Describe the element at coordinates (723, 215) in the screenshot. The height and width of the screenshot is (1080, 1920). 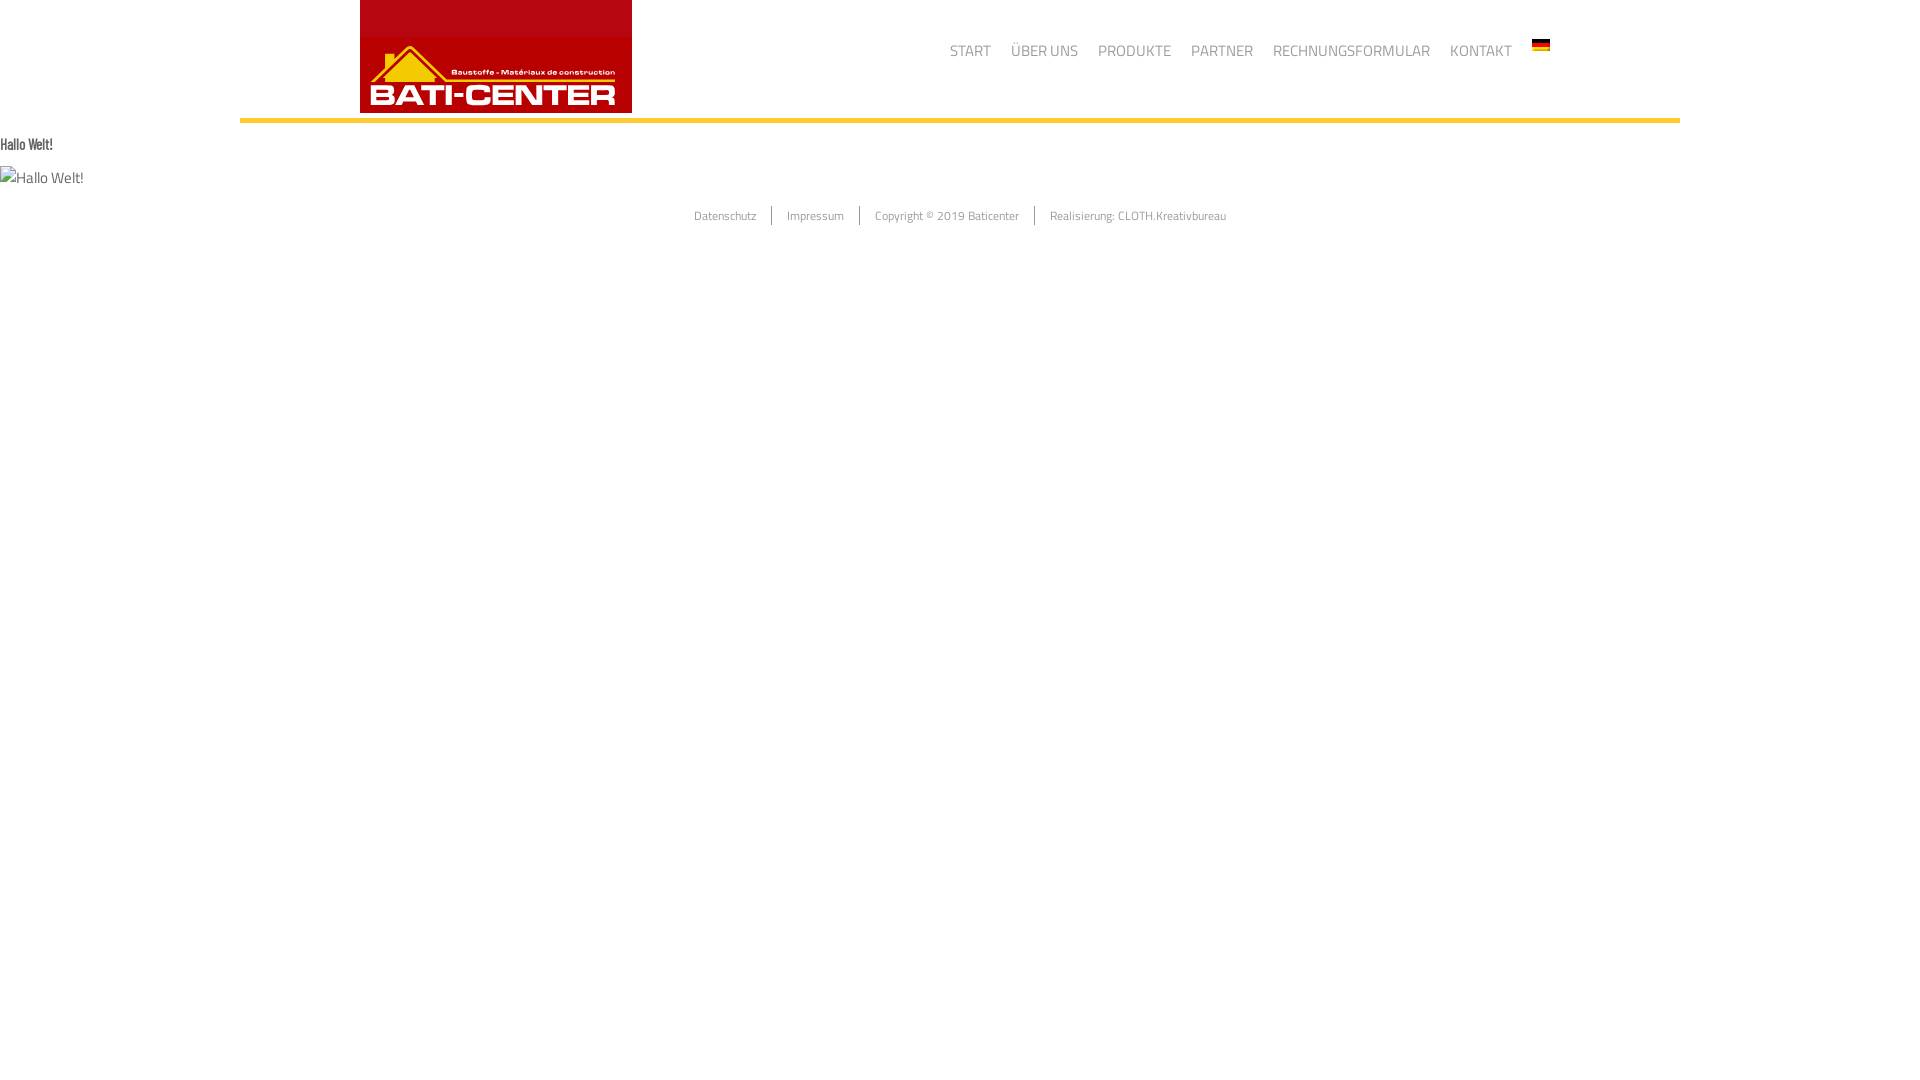
I see `'Datenschutz'` at that location.